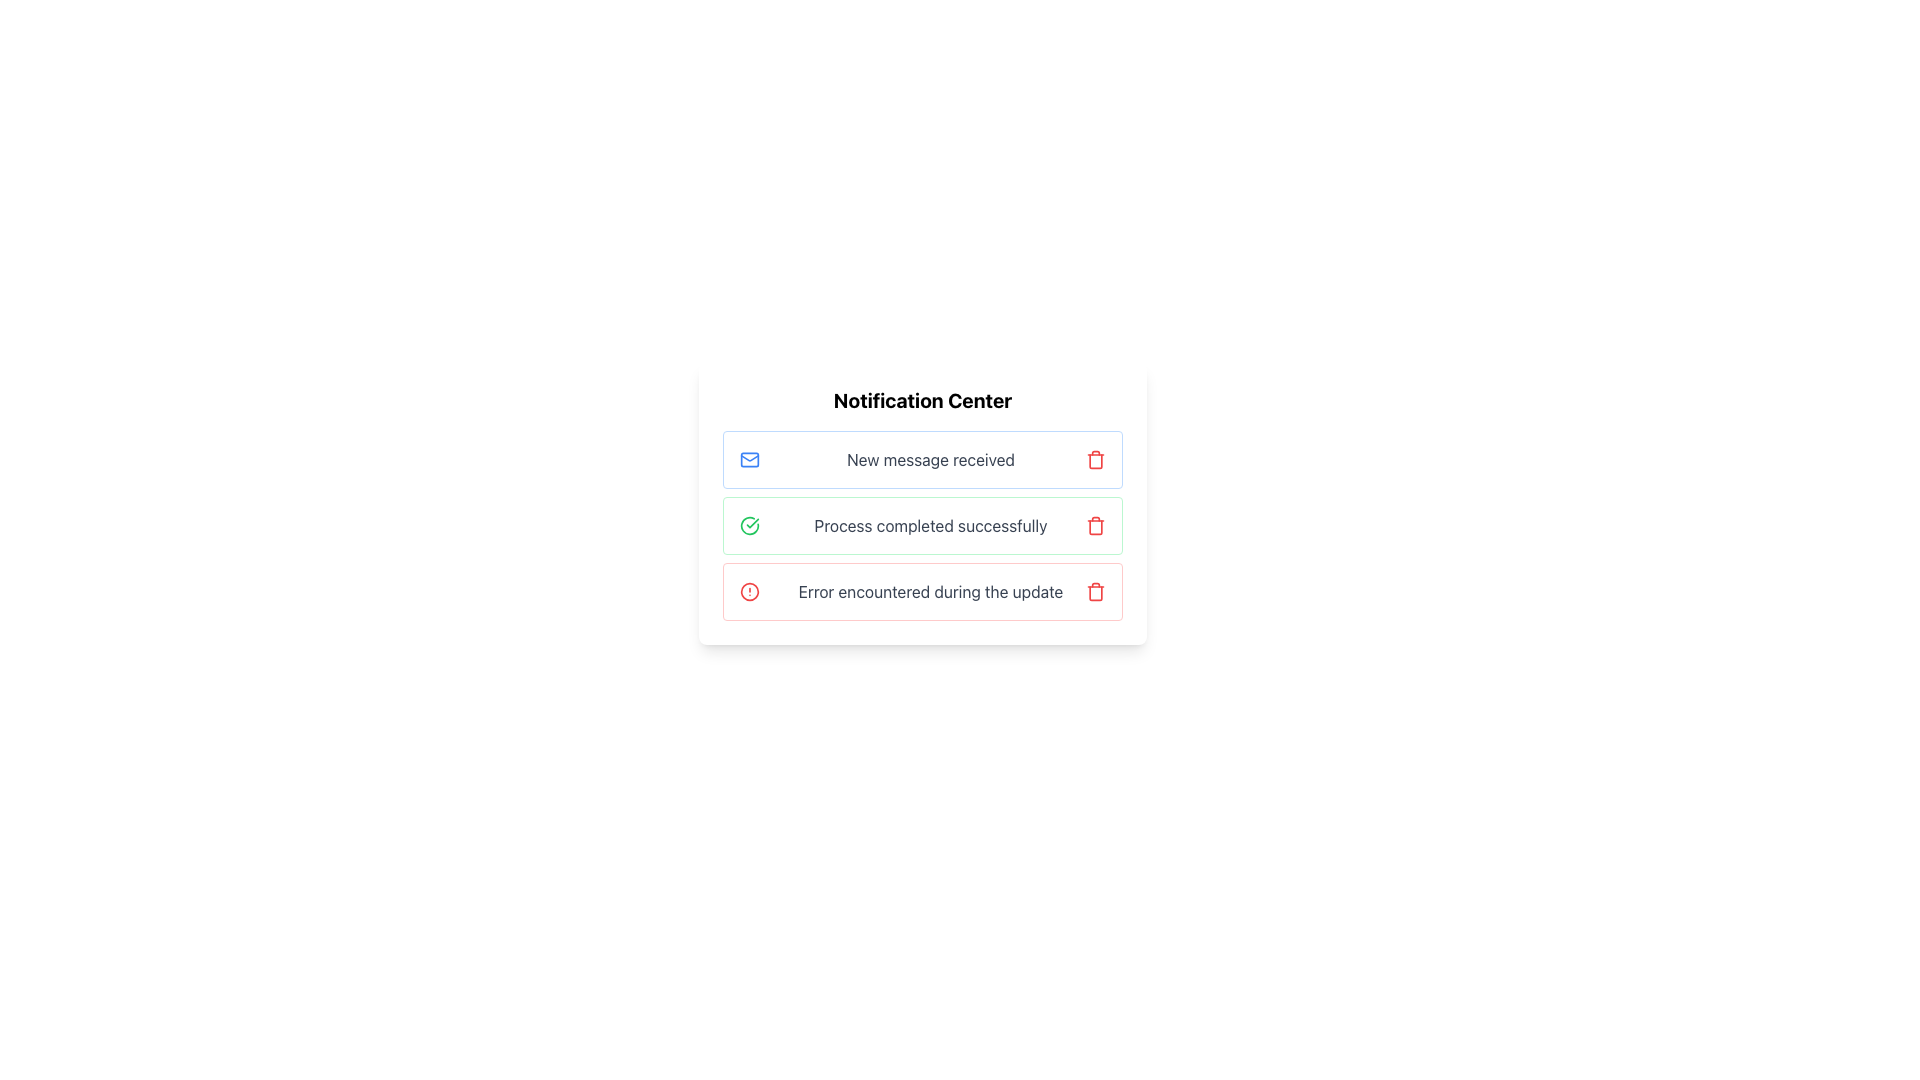 This screenshot has width=1920, height=1080. What do you see at coordinates (748, 459) in the screenshot?
I see `the new message notification icon located at the top-left corner of the first notification bar` at bounding box center [748, 459].